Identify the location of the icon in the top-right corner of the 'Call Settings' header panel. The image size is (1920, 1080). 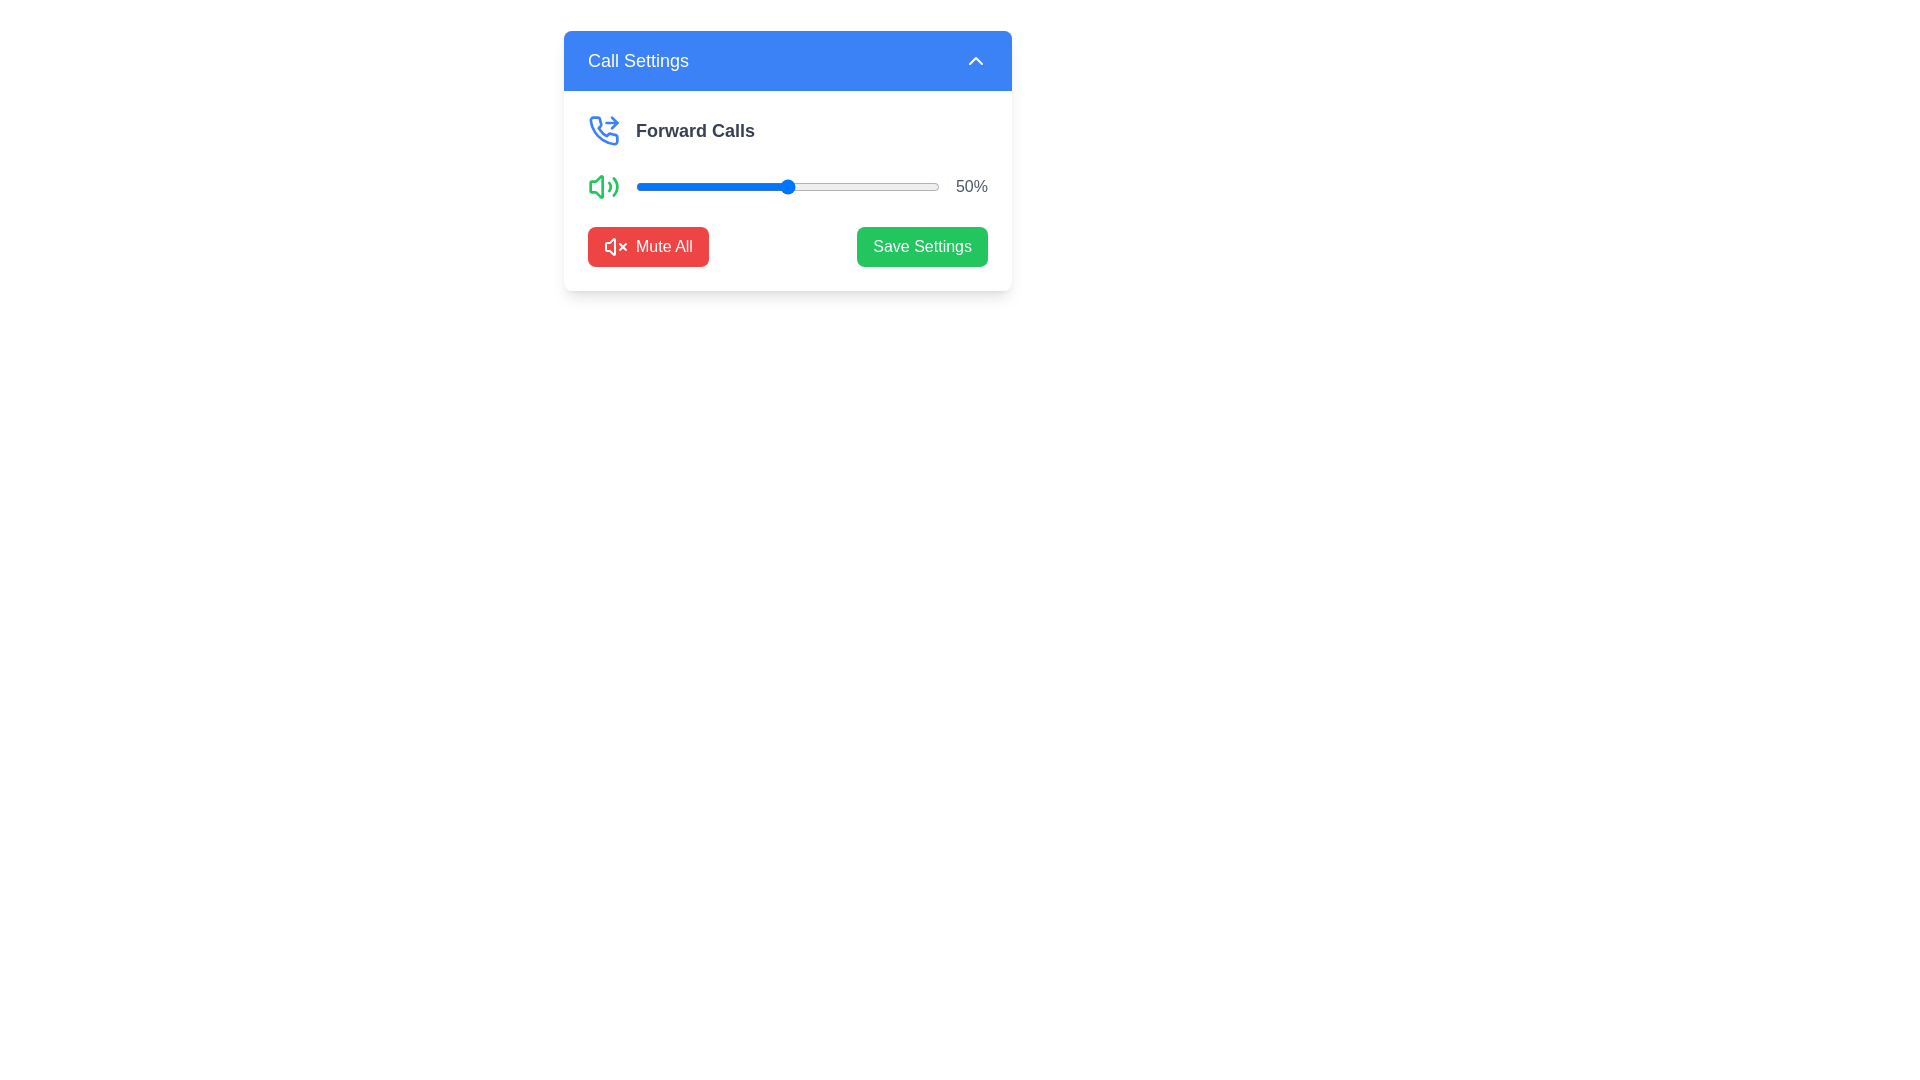
(975, 60).